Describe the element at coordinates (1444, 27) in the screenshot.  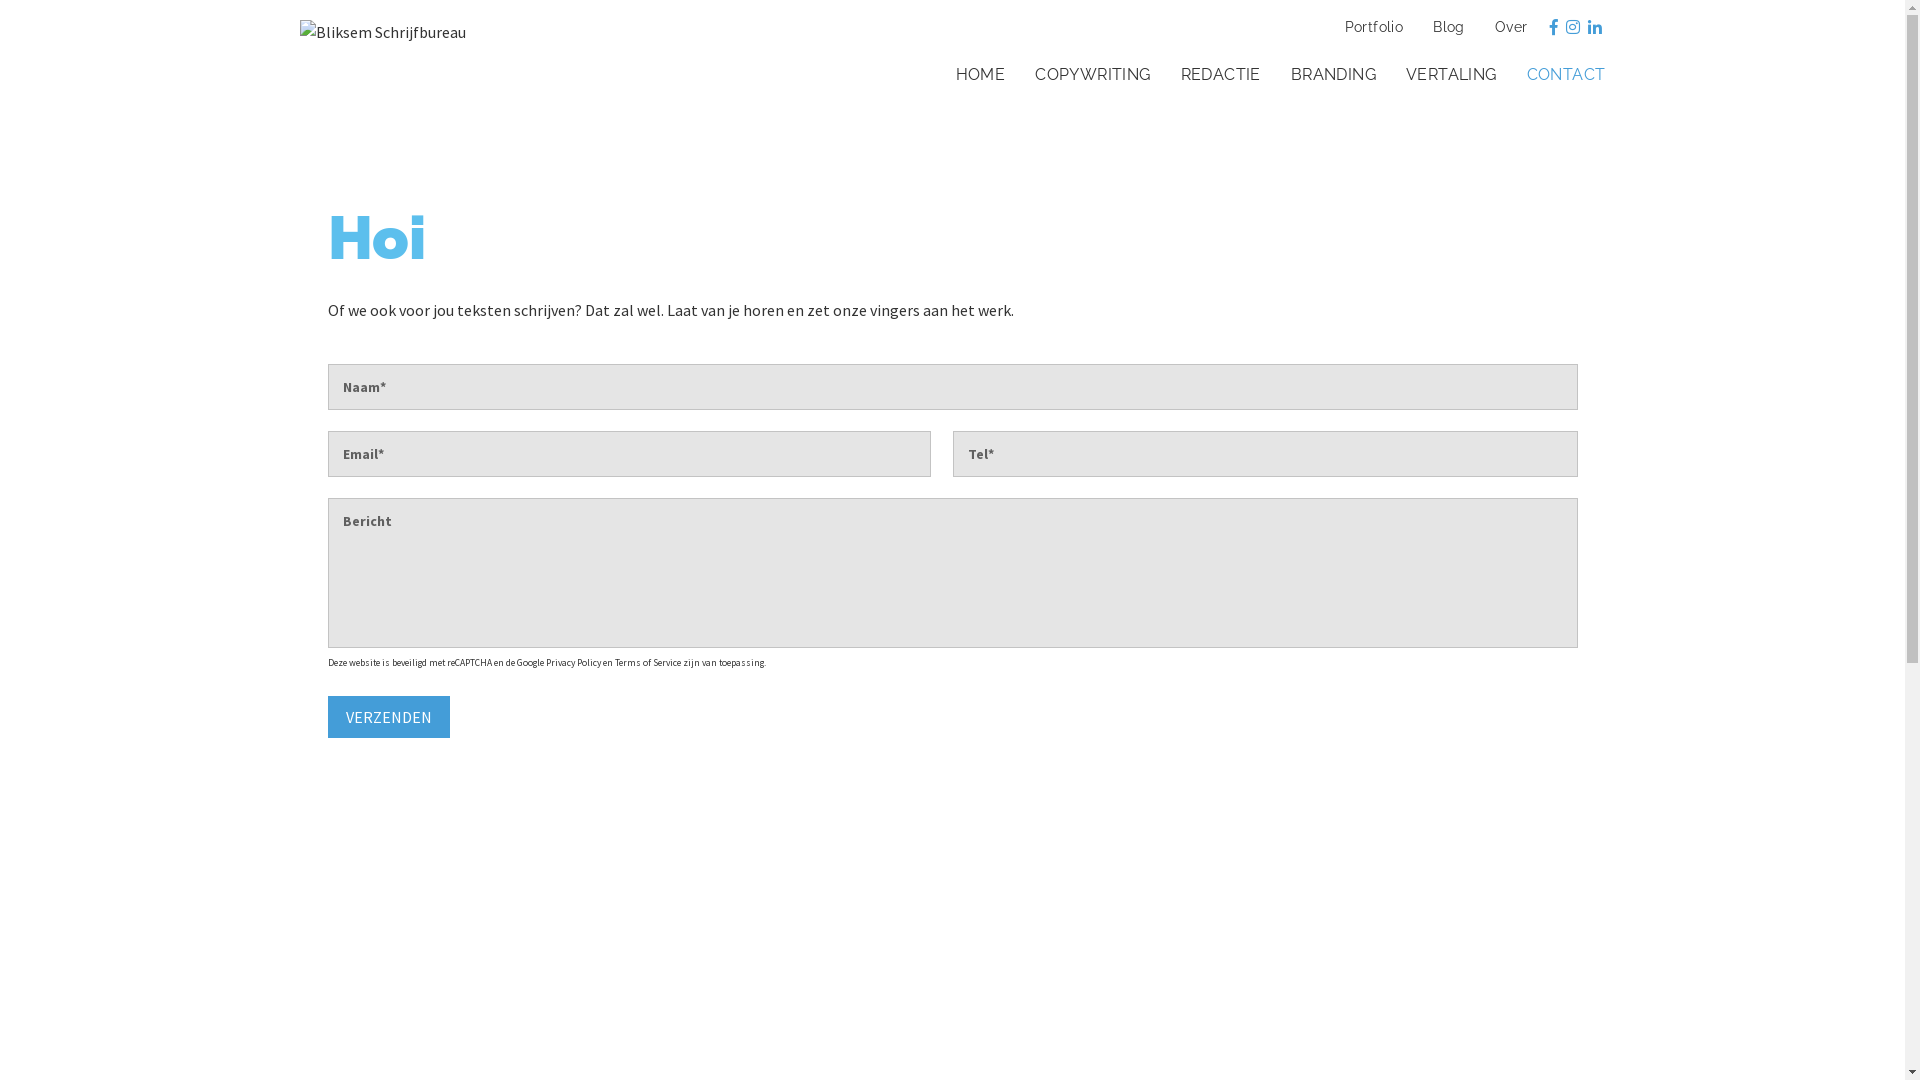
I see `'Blog'` at that location.